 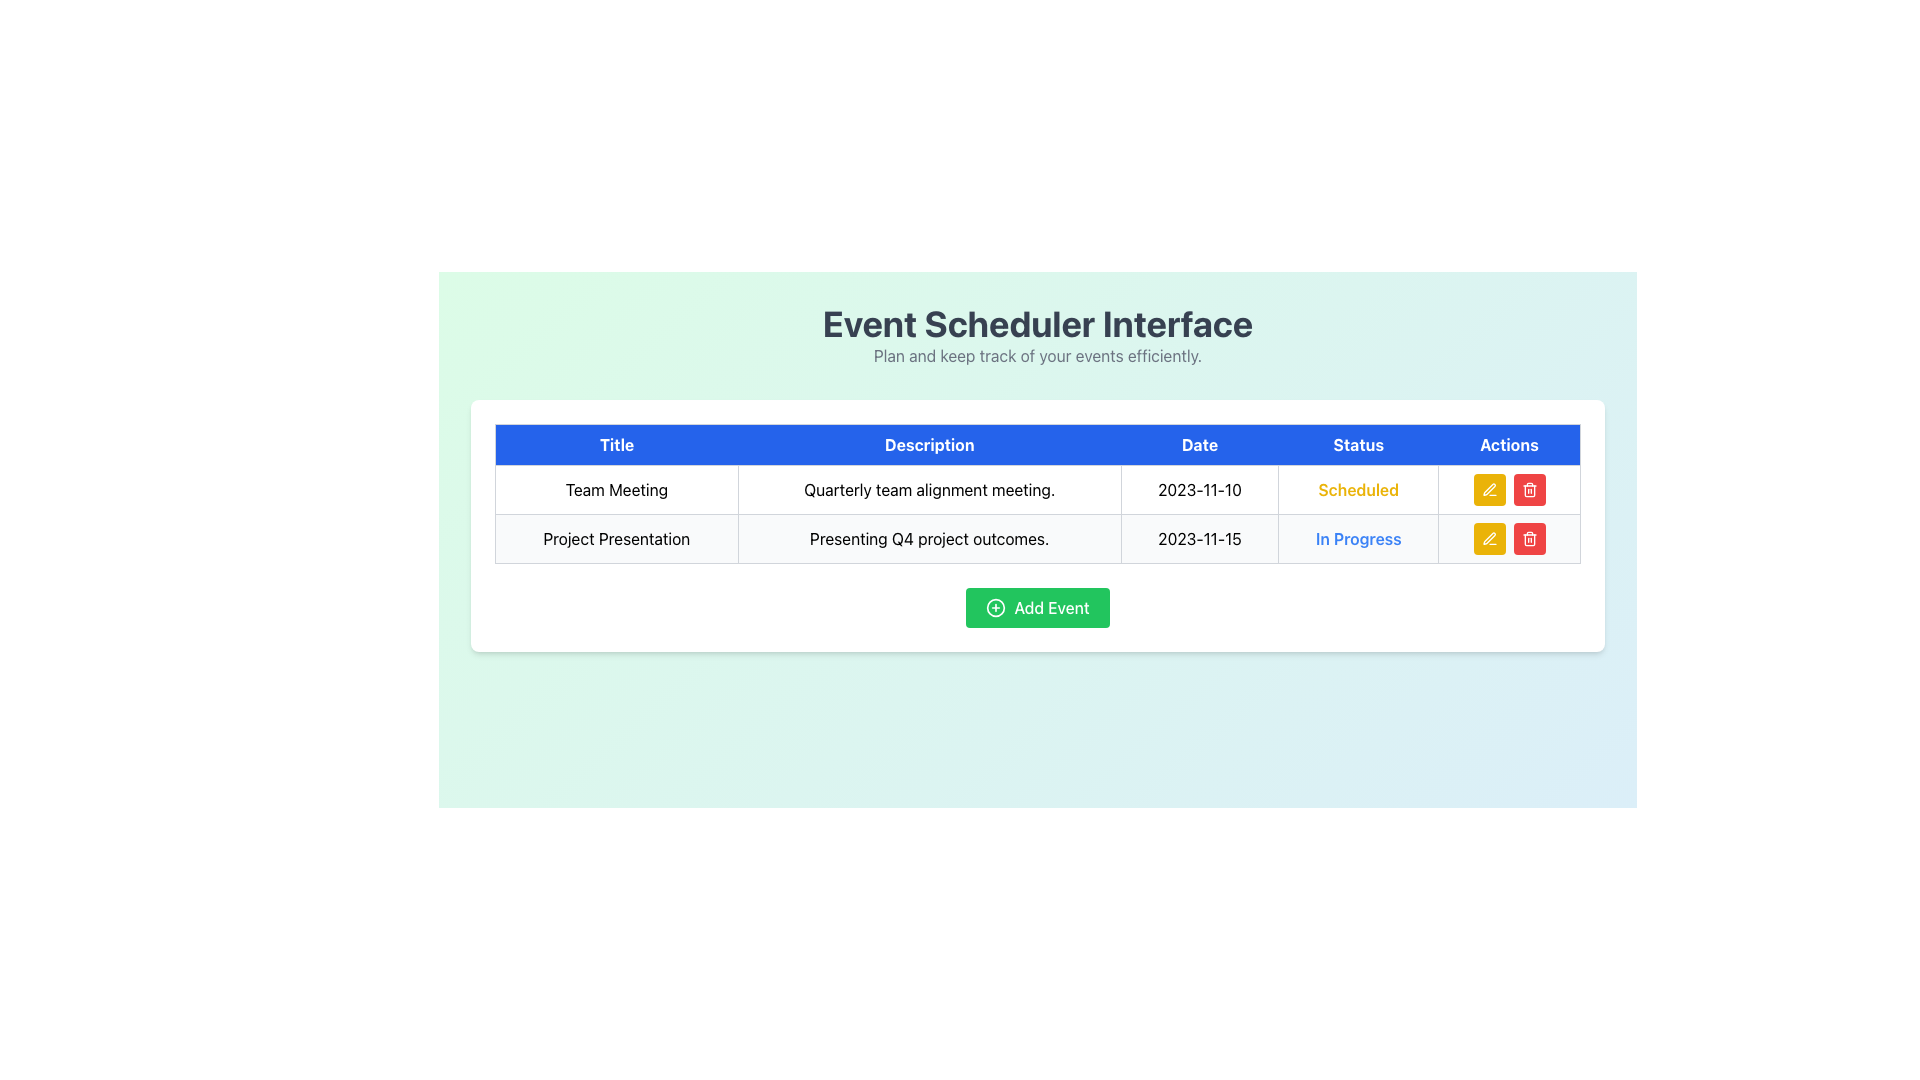 What do you see at coordinates (996, 607) in the screenshot?
I see `the SVG circle element that is part of the plus icon, which visually represents the 'Add Event' button` at bounding box center [996, 607].